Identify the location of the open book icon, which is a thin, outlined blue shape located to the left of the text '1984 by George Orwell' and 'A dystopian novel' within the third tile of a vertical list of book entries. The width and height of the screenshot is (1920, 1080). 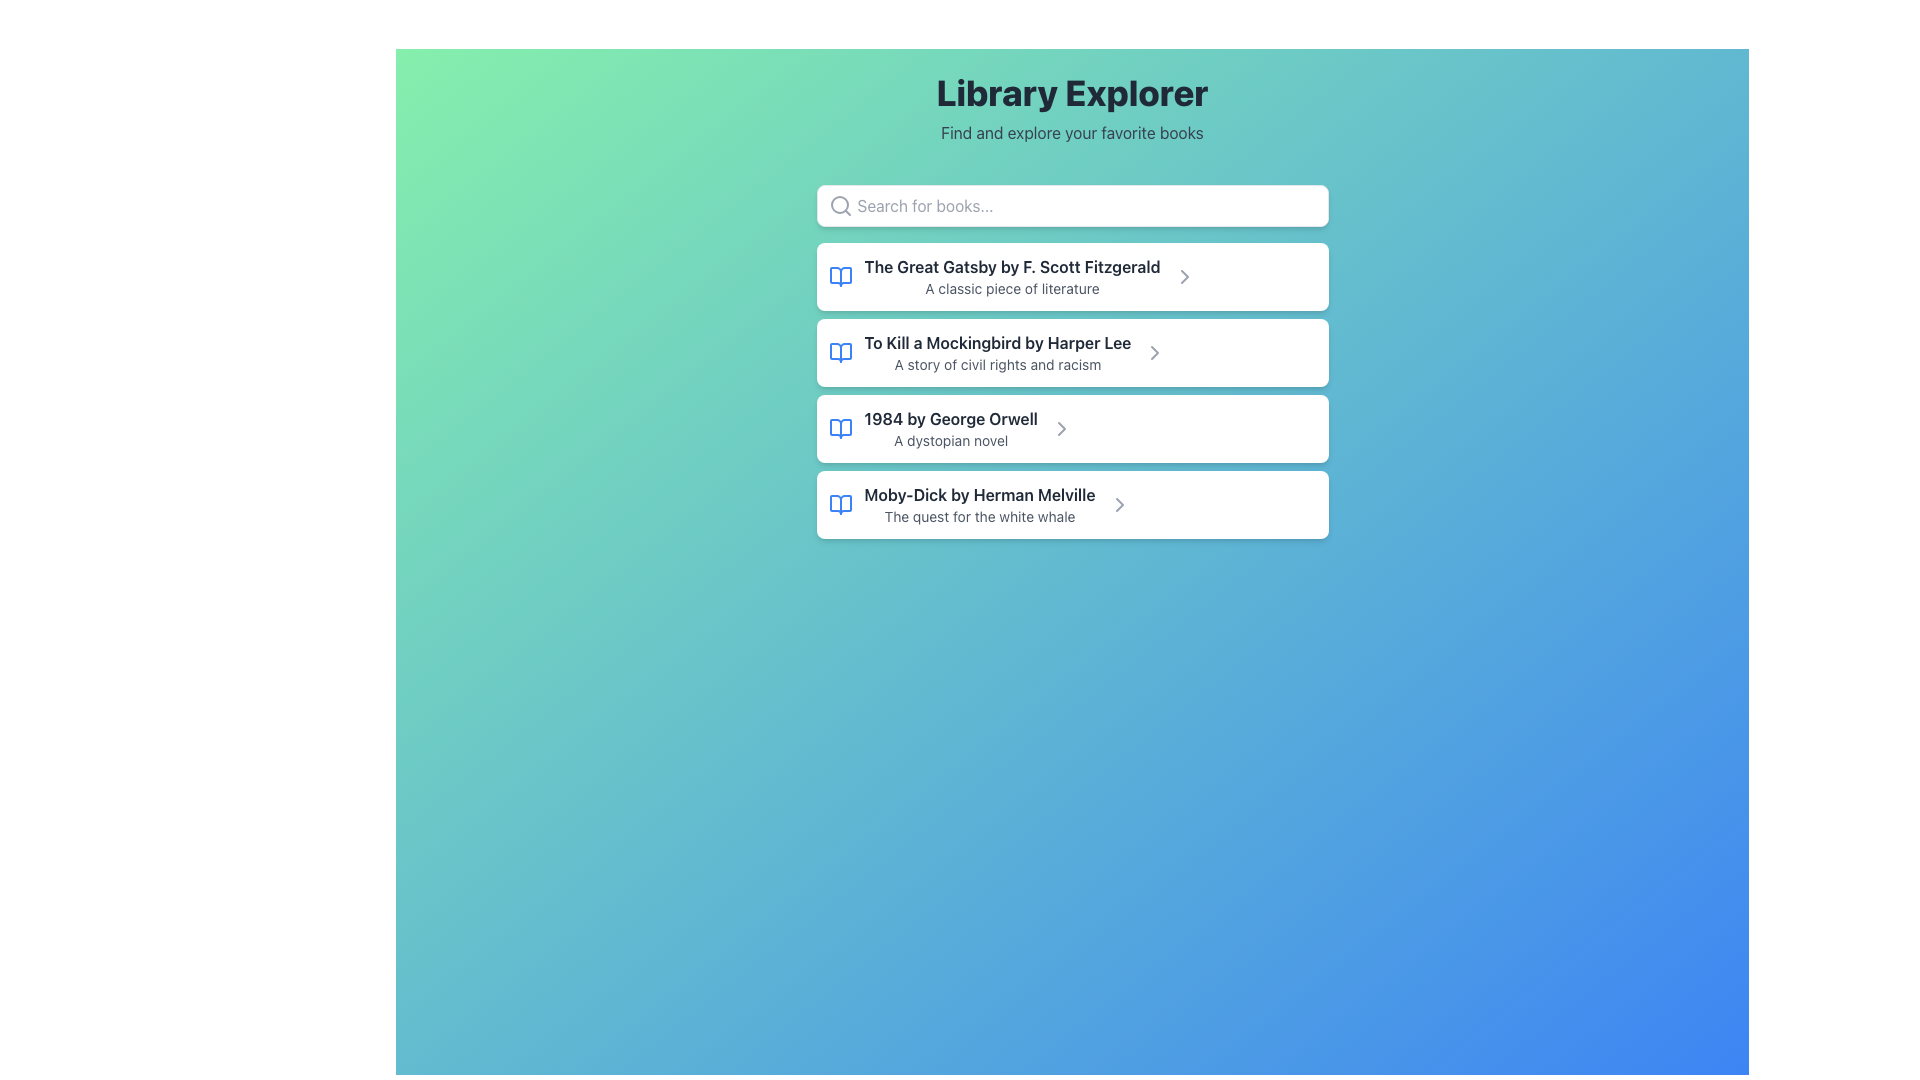
(840, 427).